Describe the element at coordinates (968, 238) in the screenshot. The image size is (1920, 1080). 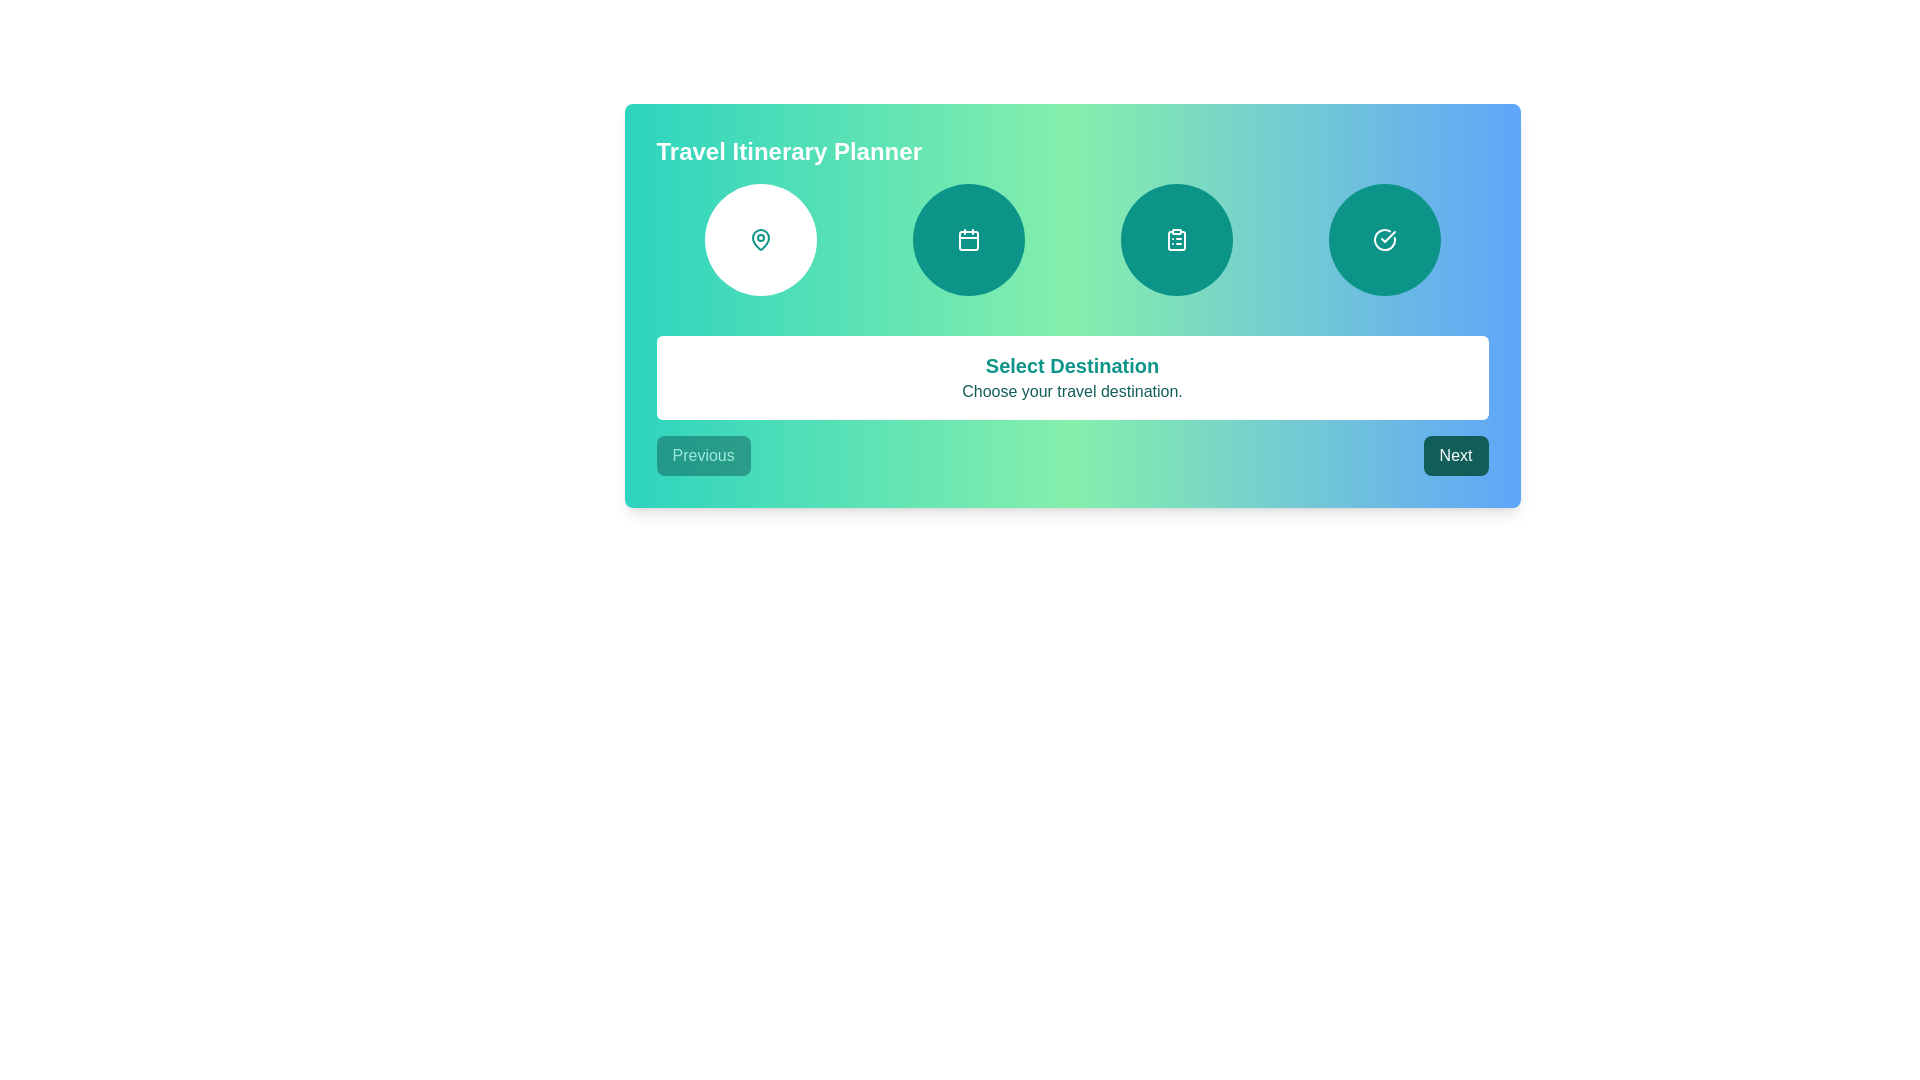
I see `the second button from the left in a set of four buttons, which opens a calendar or date-related functionality` at that location.